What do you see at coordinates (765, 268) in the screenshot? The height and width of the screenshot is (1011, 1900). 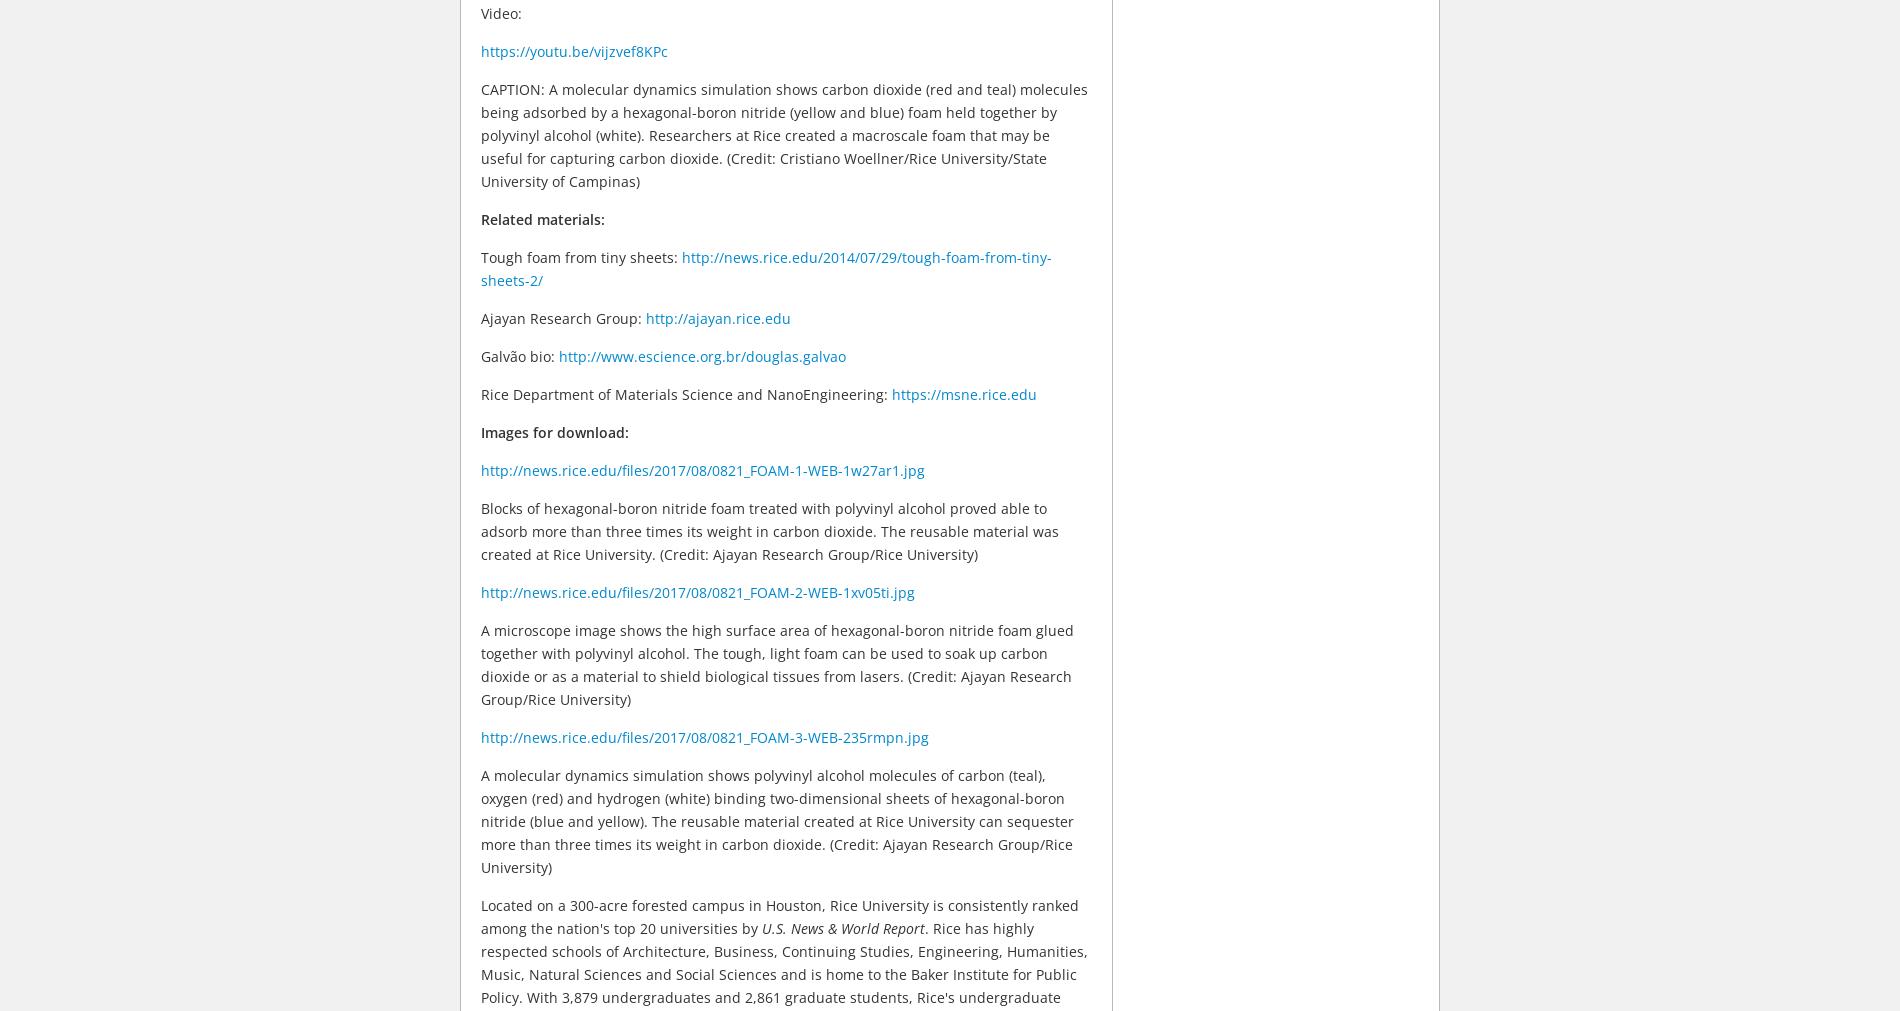 I see `'http://news.rice.edu/2014/07/29/tough-foam-from-tiny-sheets-2/'` at bounding box center [765, 268].